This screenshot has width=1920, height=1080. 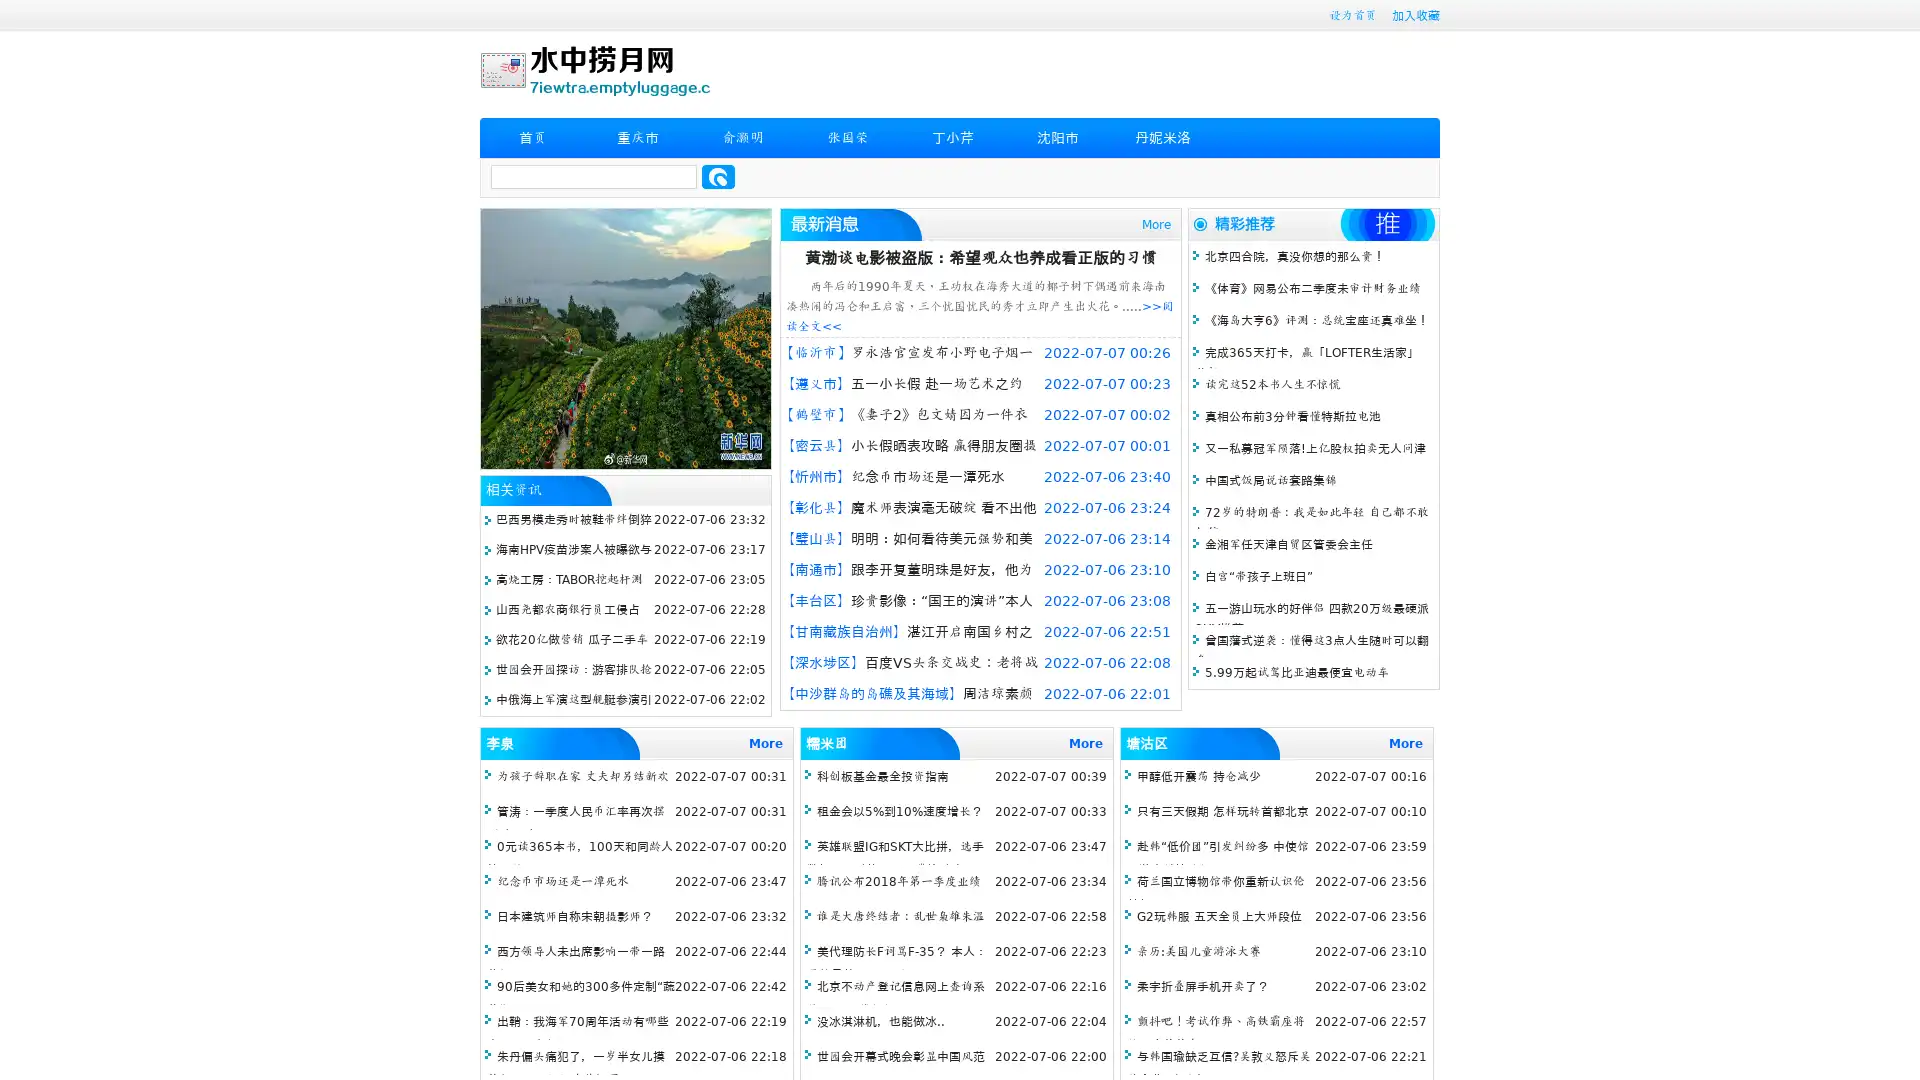 I want to click on Search, so click(x=718, y=176).